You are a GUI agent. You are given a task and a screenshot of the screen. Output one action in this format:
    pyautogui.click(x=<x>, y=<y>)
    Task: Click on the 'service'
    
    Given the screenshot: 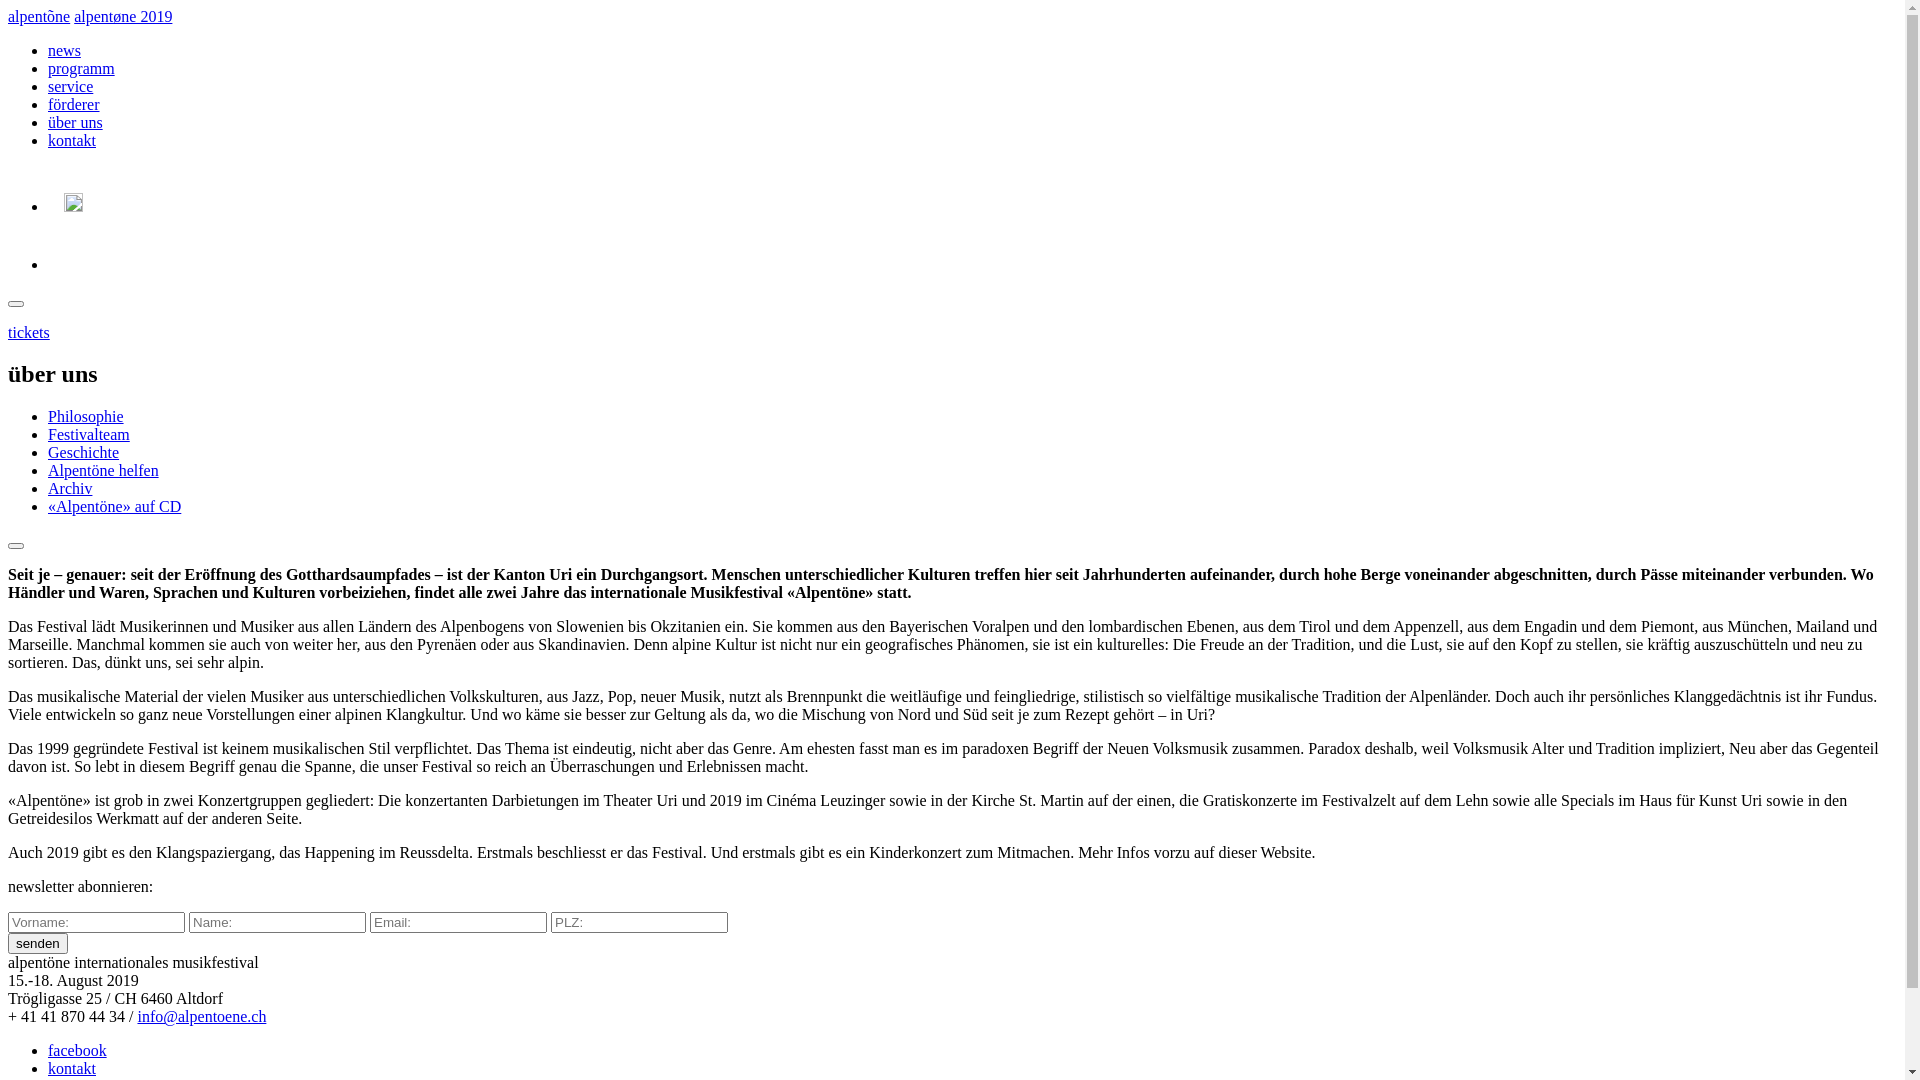 What is the action you would take?
    pyautogui.click(x=70, y=85)
    